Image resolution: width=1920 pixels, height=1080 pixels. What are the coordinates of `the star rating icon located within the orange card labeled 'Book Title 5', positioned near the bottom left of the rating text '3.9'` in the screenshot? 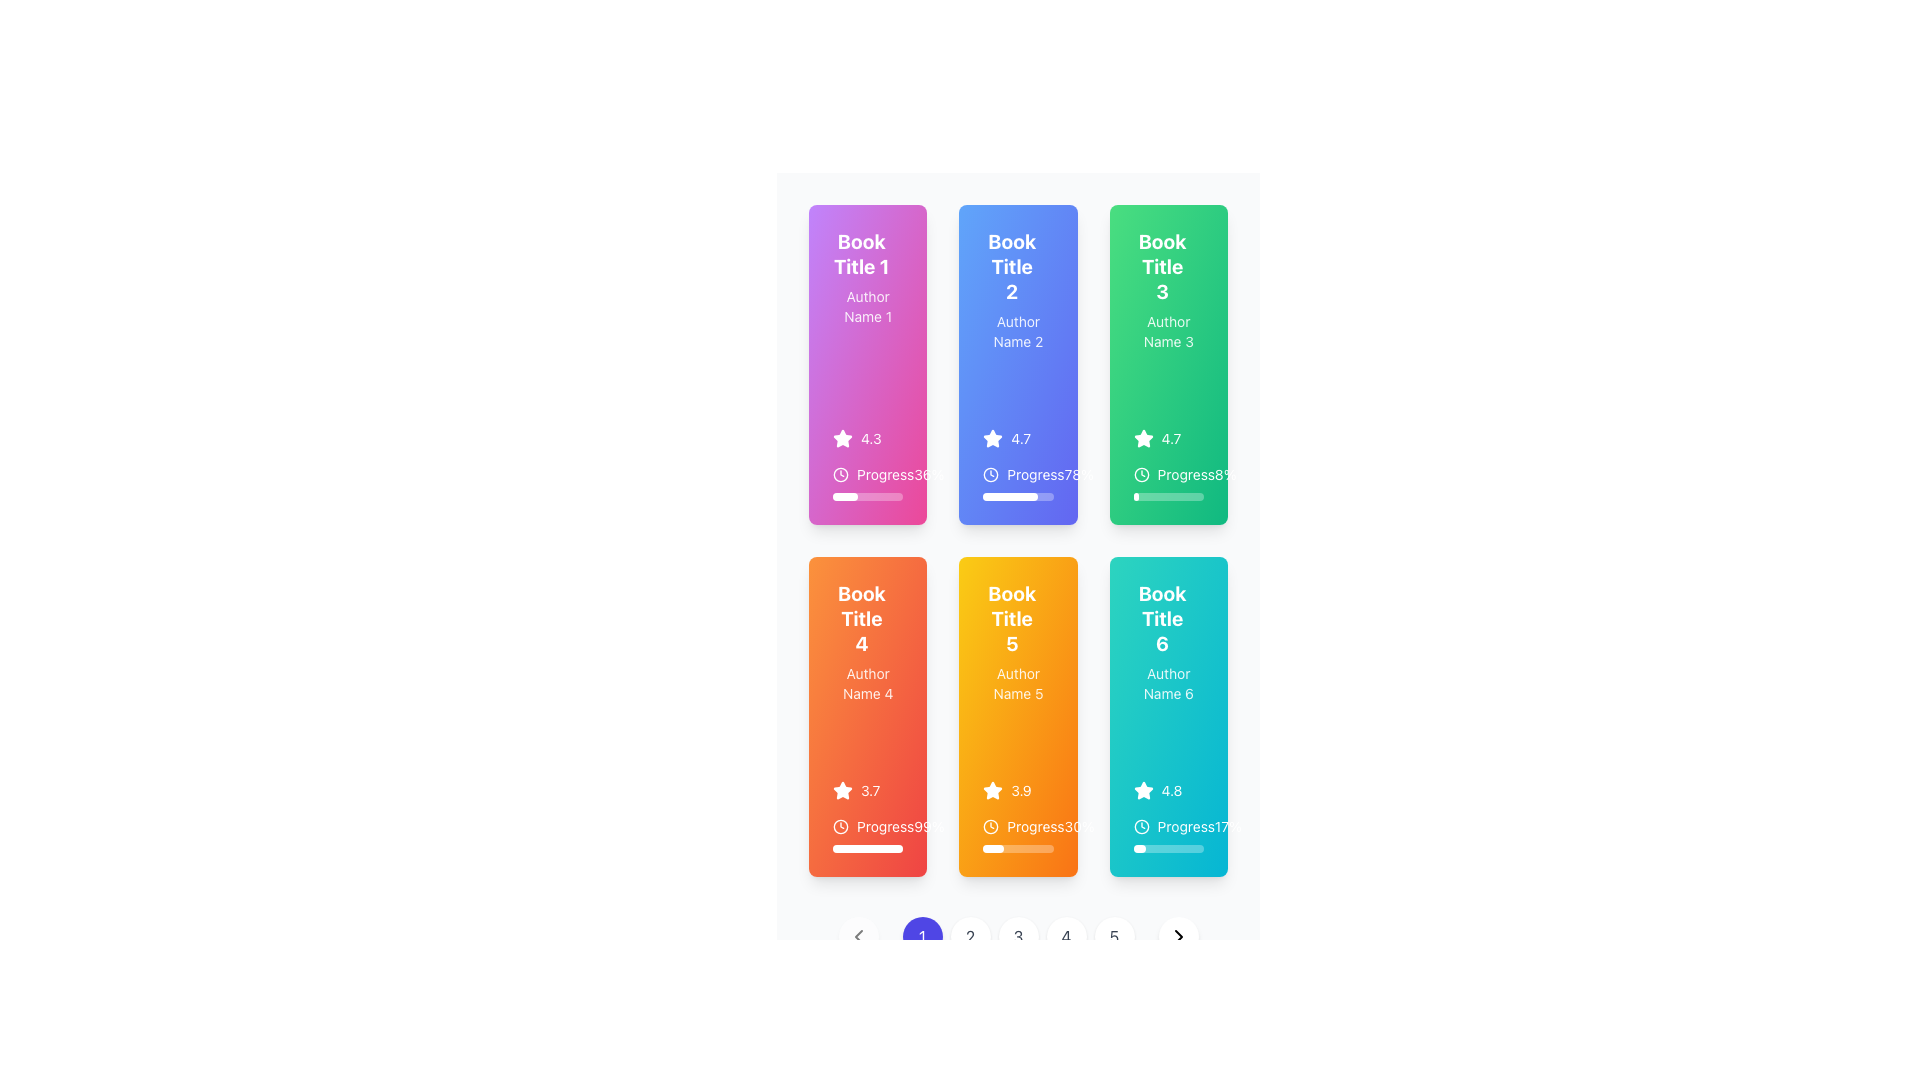 It's located at (993, 789).